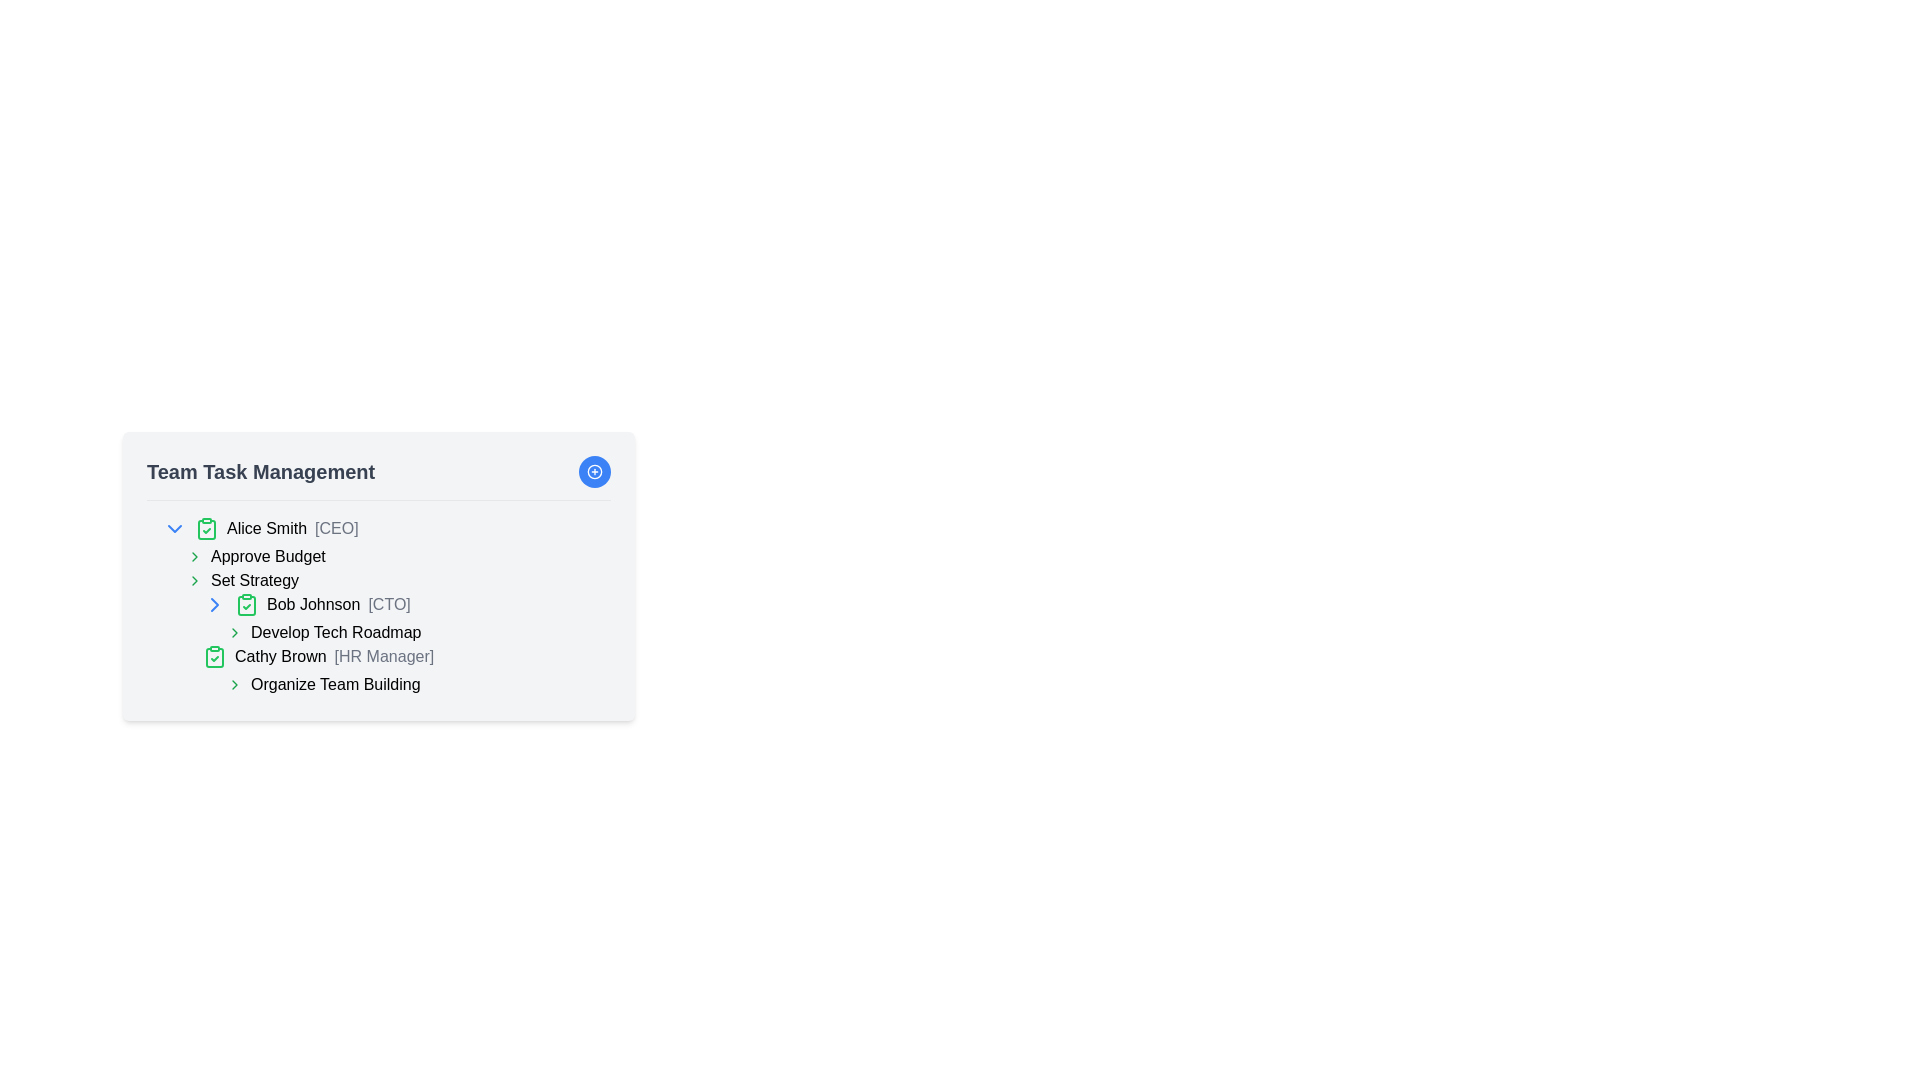 The width and height of the screenshot is (1920, 1080). Describe the element at coordinates (406, 656) in the screenshot. I see `the text element displaying 'Cathy Brown [HR Manager]' with an icon of a clipboard and green checkmark, located under 'Bob Johnson [CTO]' in the 'Team Task Management' section` at that location.